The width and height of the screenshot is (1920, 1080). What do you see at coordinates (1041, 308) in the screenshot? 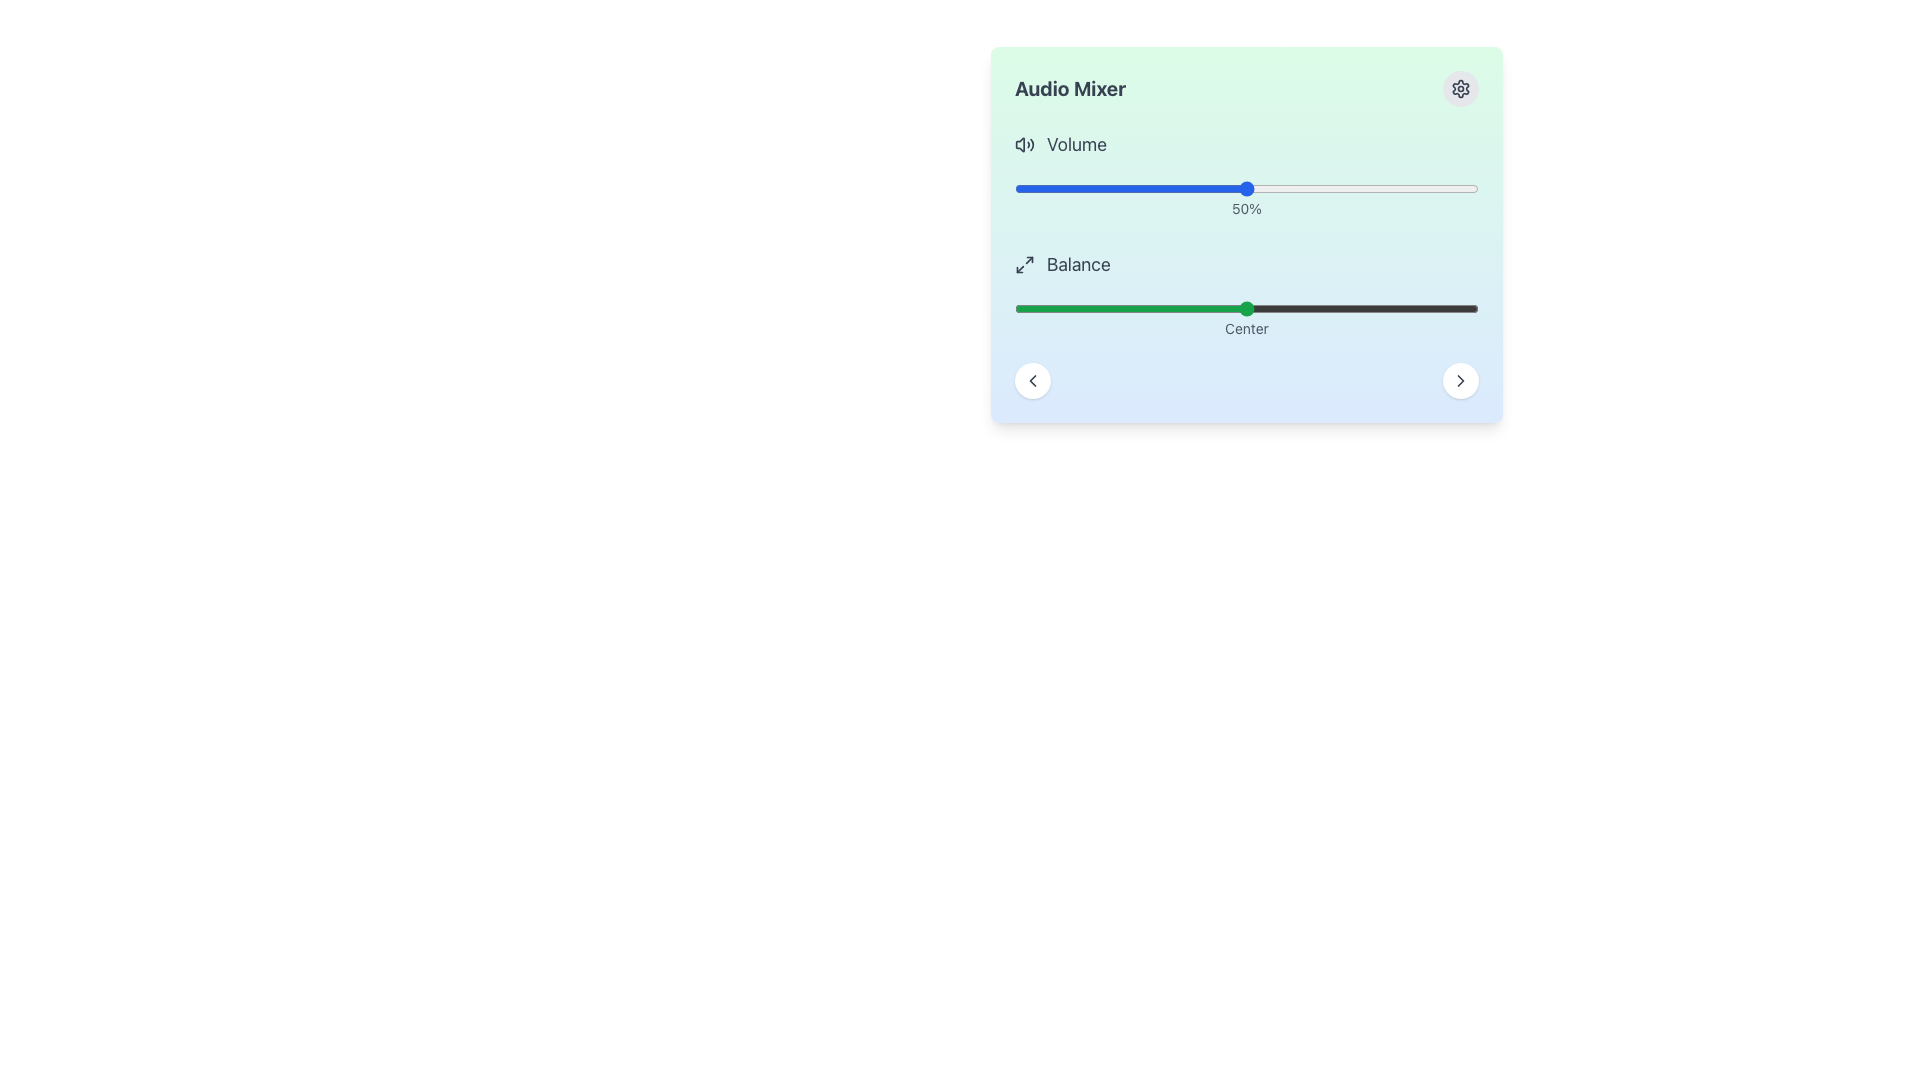
I see `balance` at bounding box center [1041, 308].